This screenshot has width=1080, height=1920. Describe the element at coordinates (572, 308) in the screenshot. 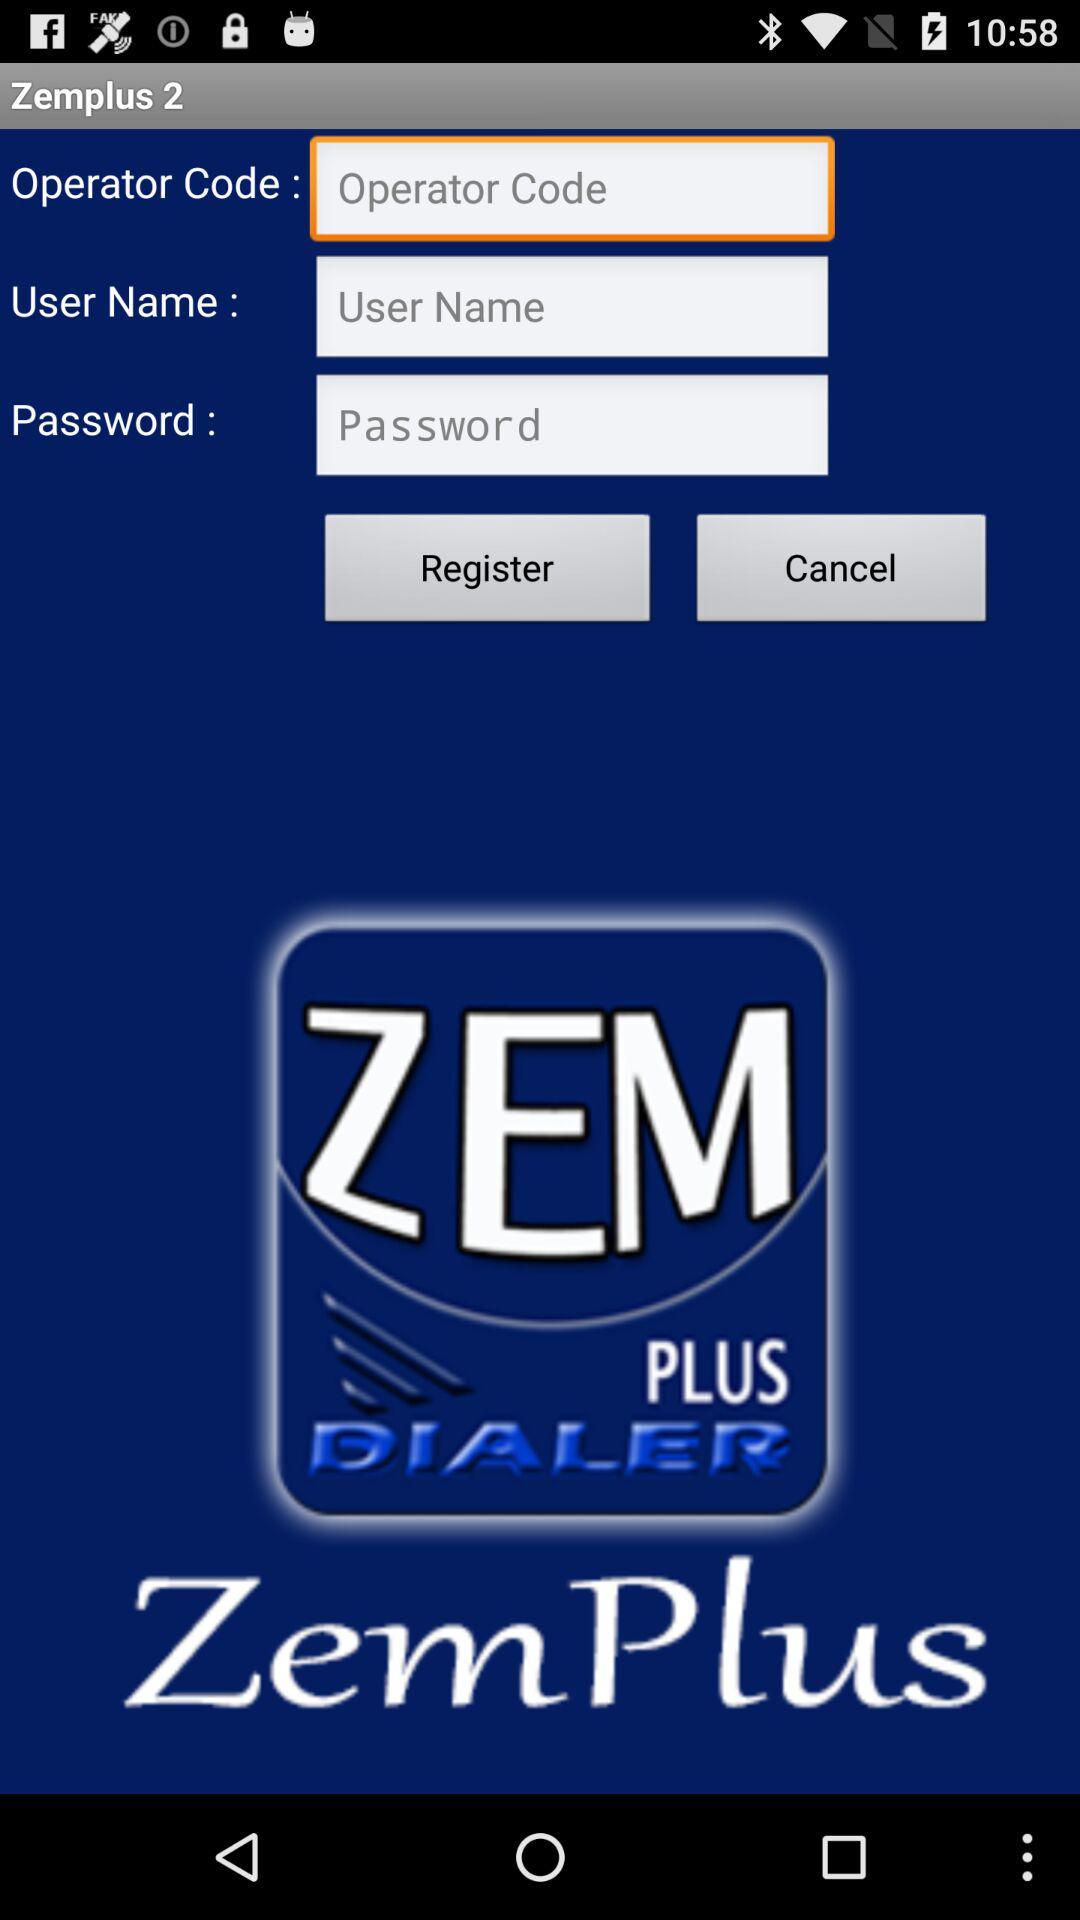

I see `username` at that location.